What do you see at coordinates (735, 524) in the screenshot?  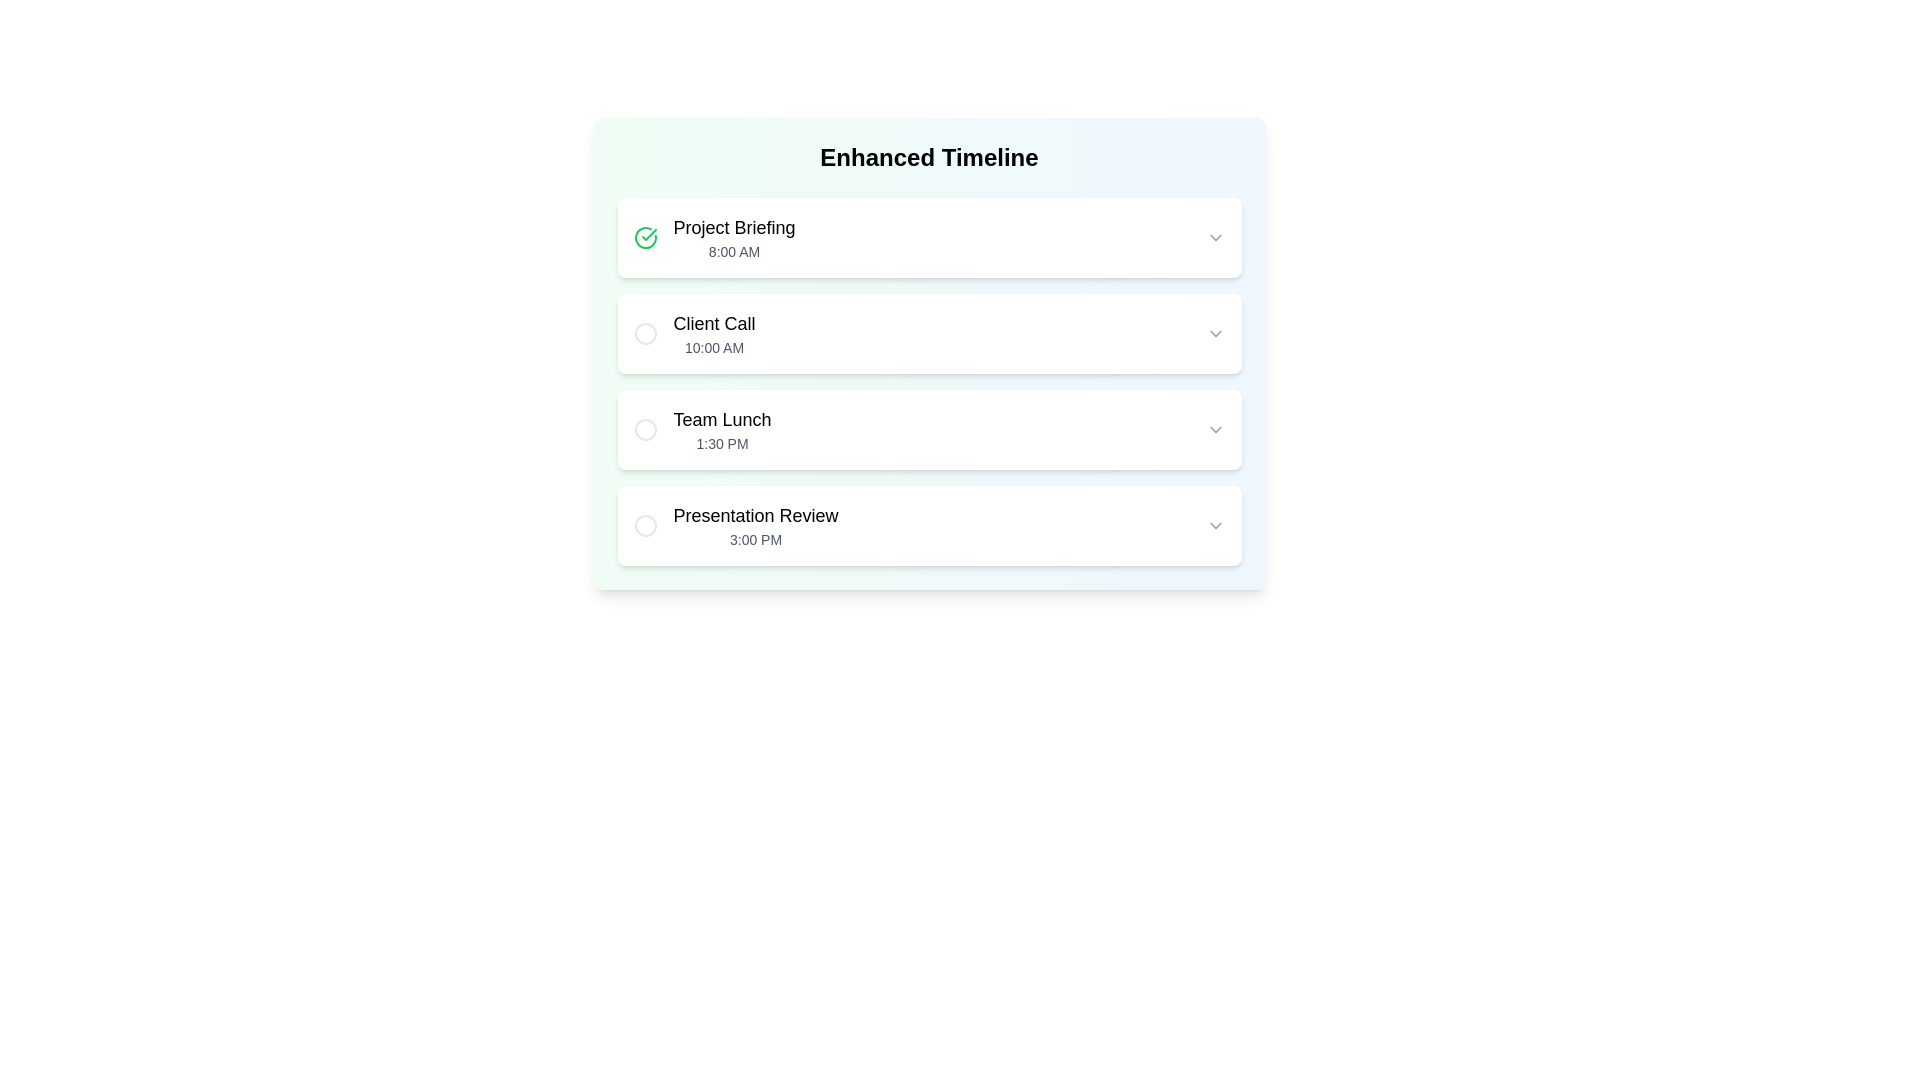 I see `text of the non-interactive 'Presentation Review' event element, which displays information about the event's title and time` at bounding box center [735, 524].